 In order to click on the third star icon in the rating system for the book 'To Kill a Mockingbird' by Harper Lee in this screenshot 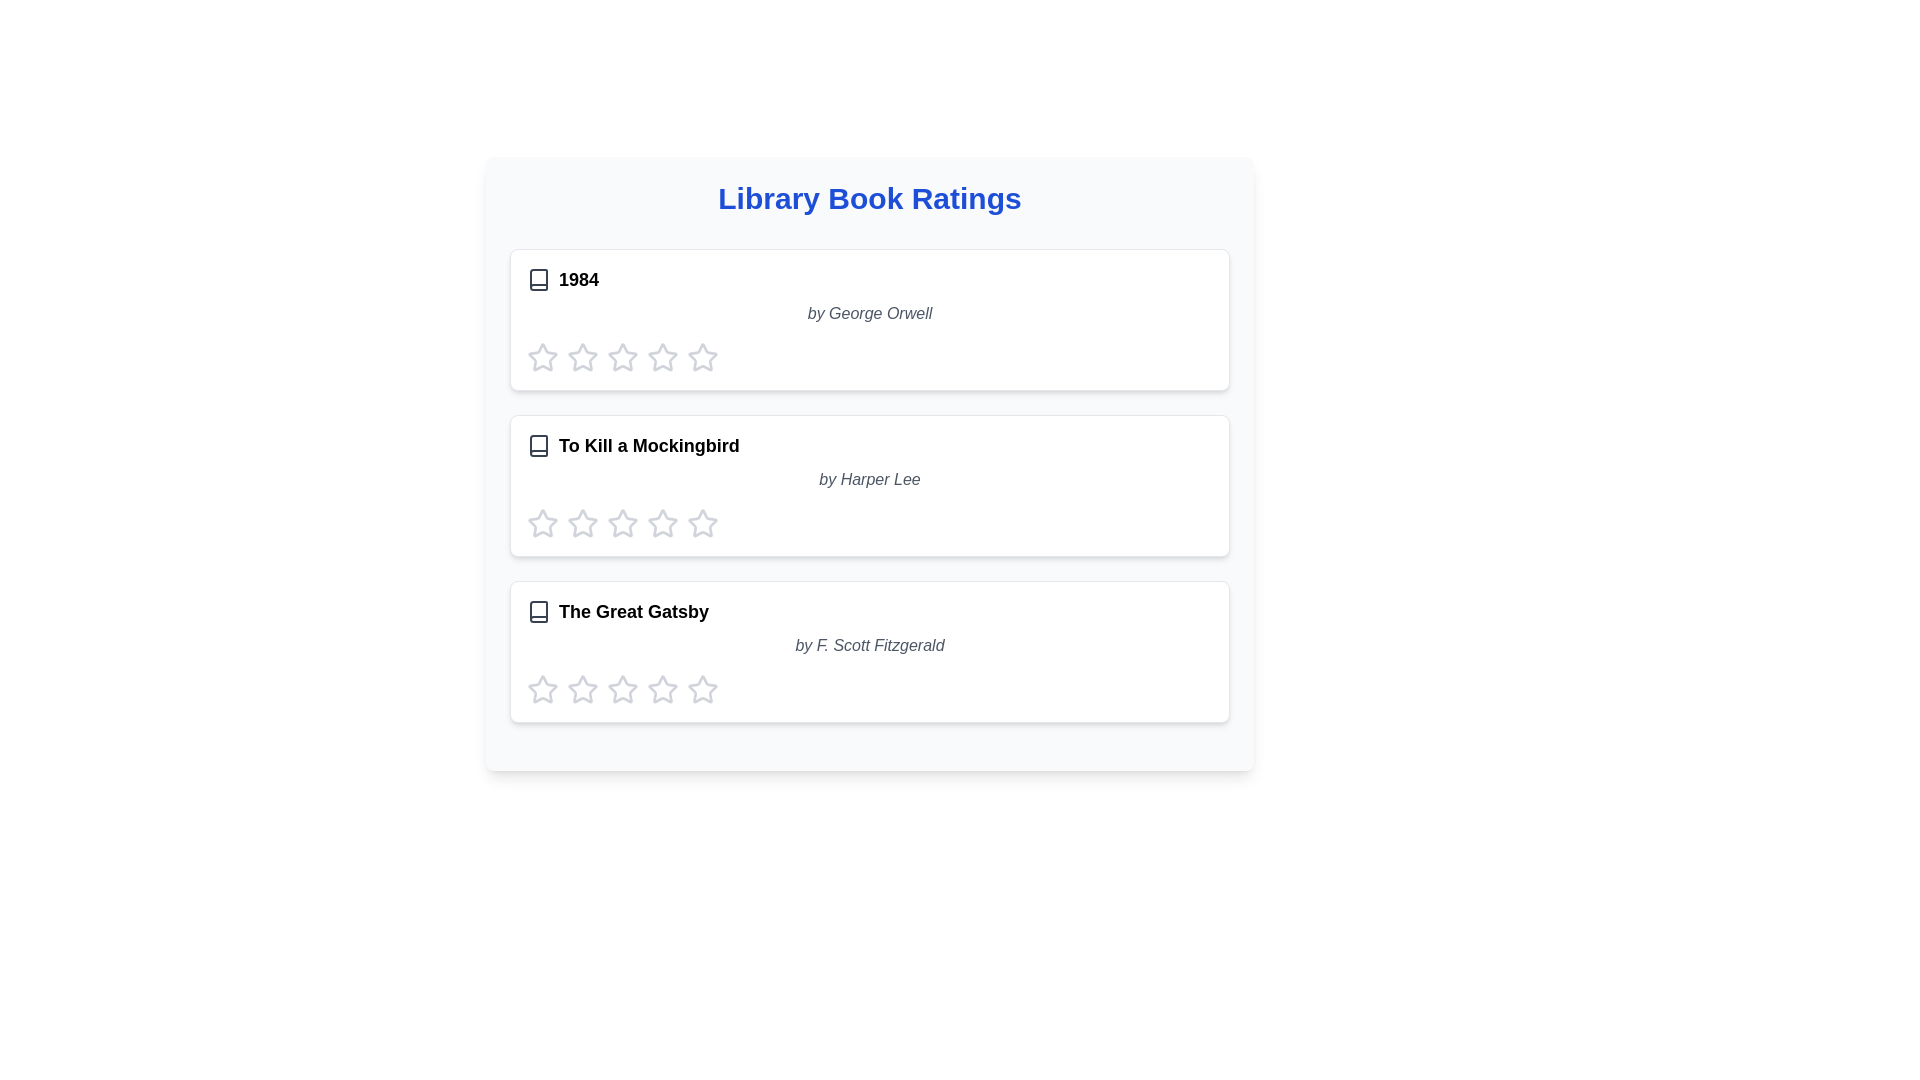, I will do `click(581, 523)`.